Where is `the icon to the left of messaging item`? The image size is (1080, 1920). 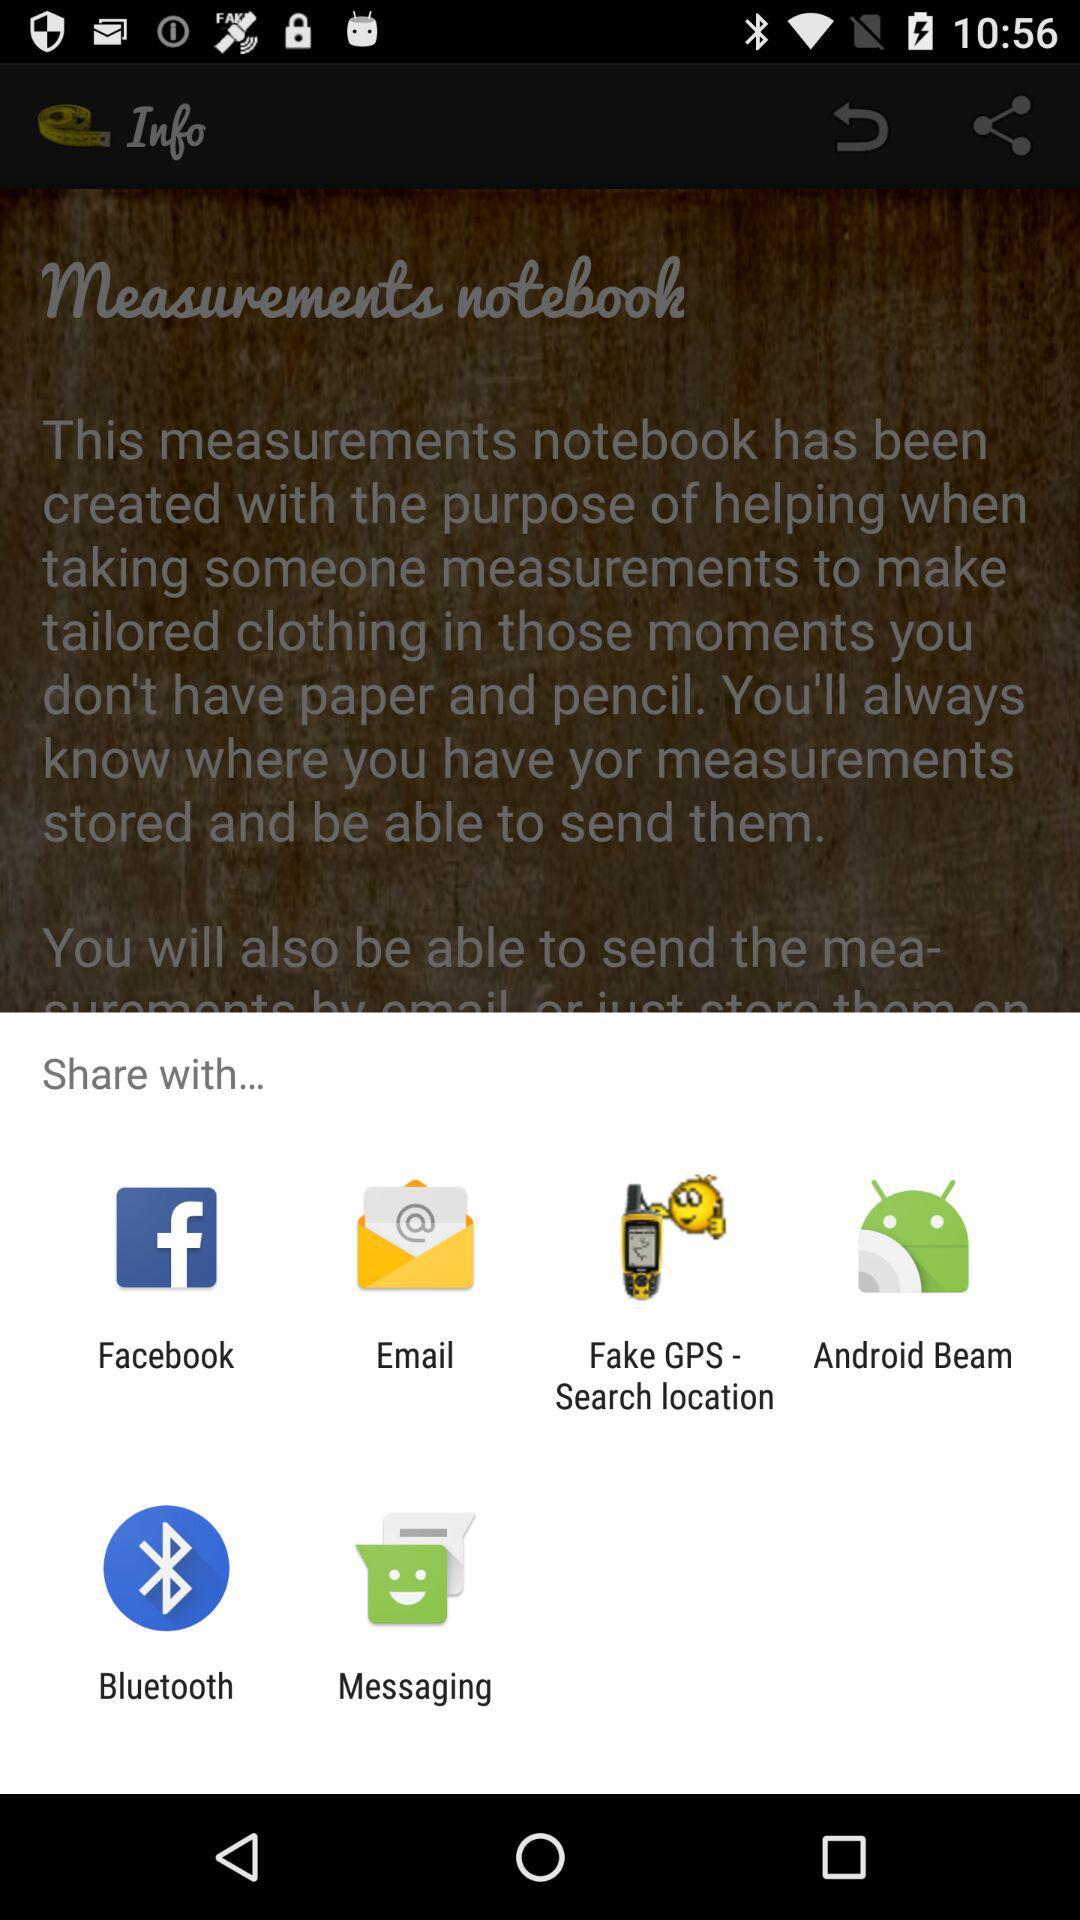
the icon to the left of messaging item is located at coordinates (165, 1705).